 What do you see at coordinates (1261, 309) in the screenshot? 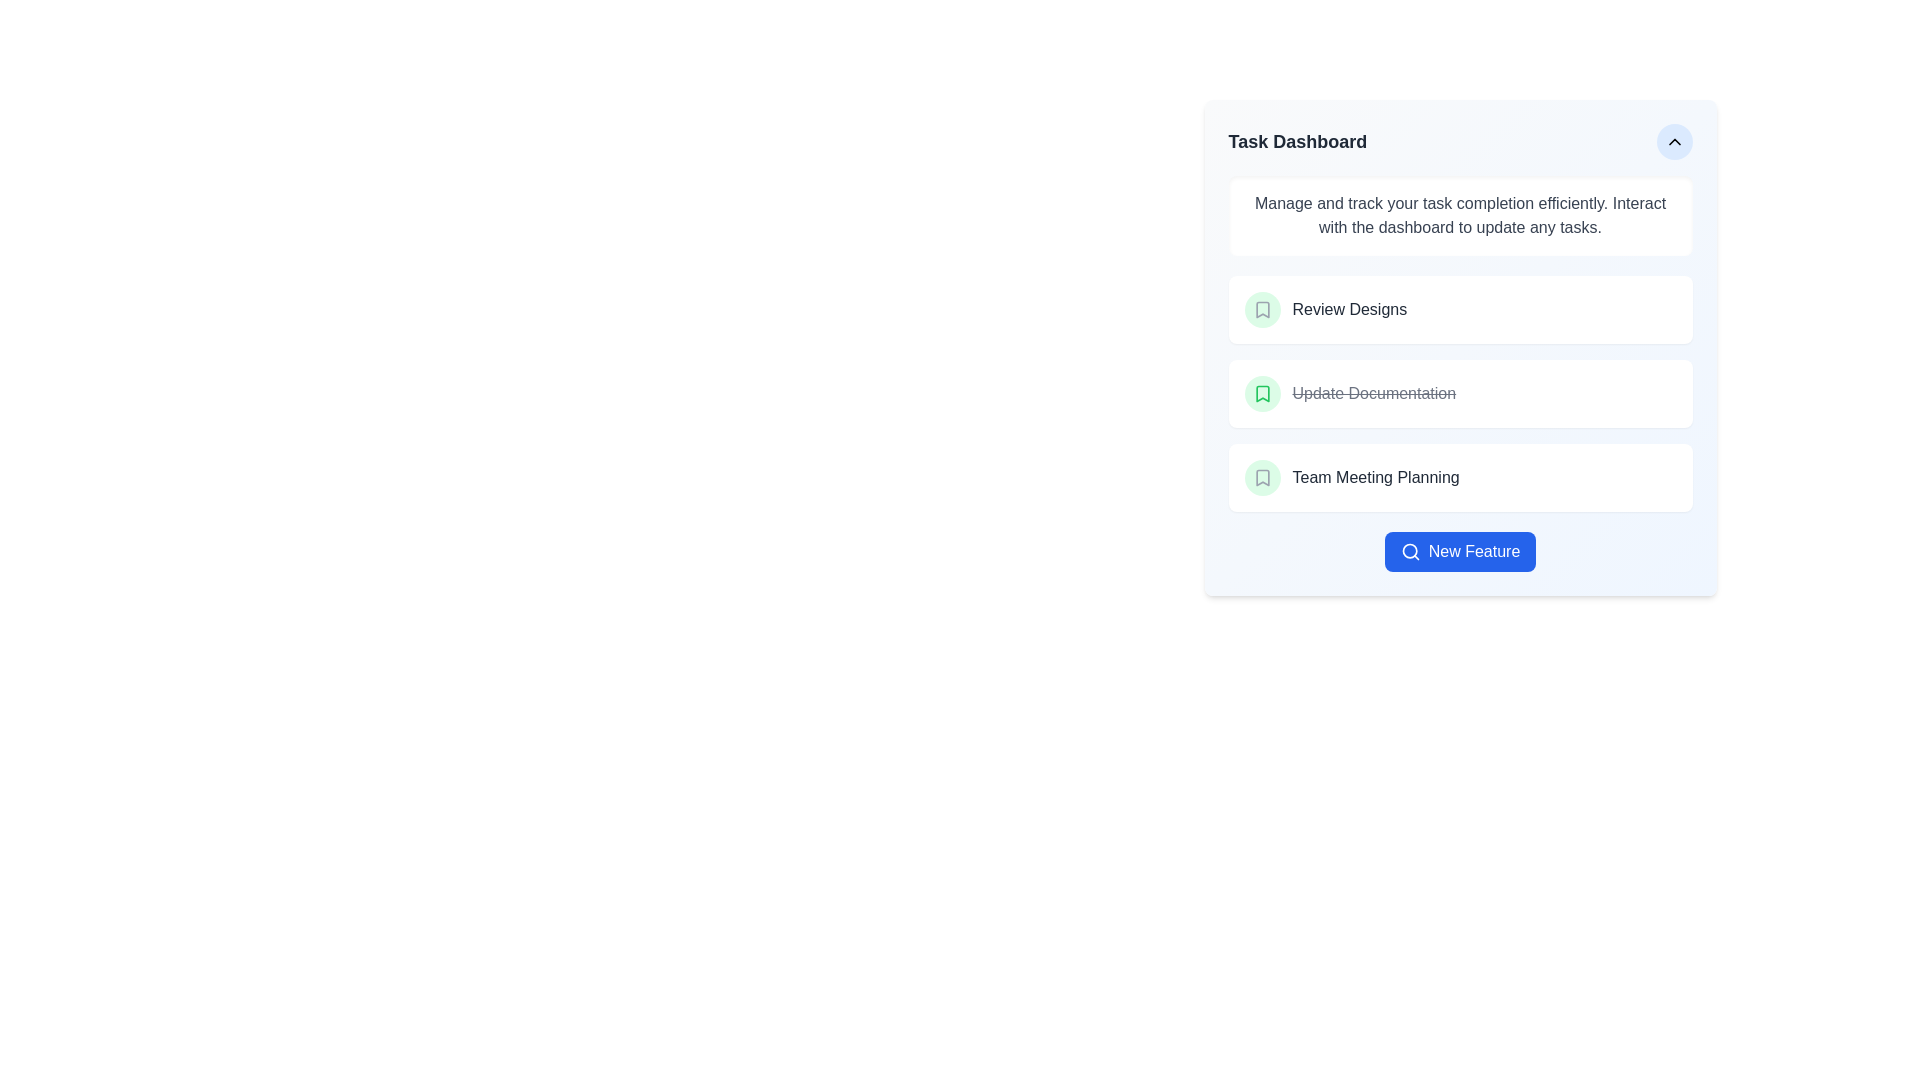
I see `the bookmark icon located within the first item of the list under 'Task Dashboard', which is enclosed in the rounded rectangle button labeled 'Review Designs'` at bounding box center [1261, 309].